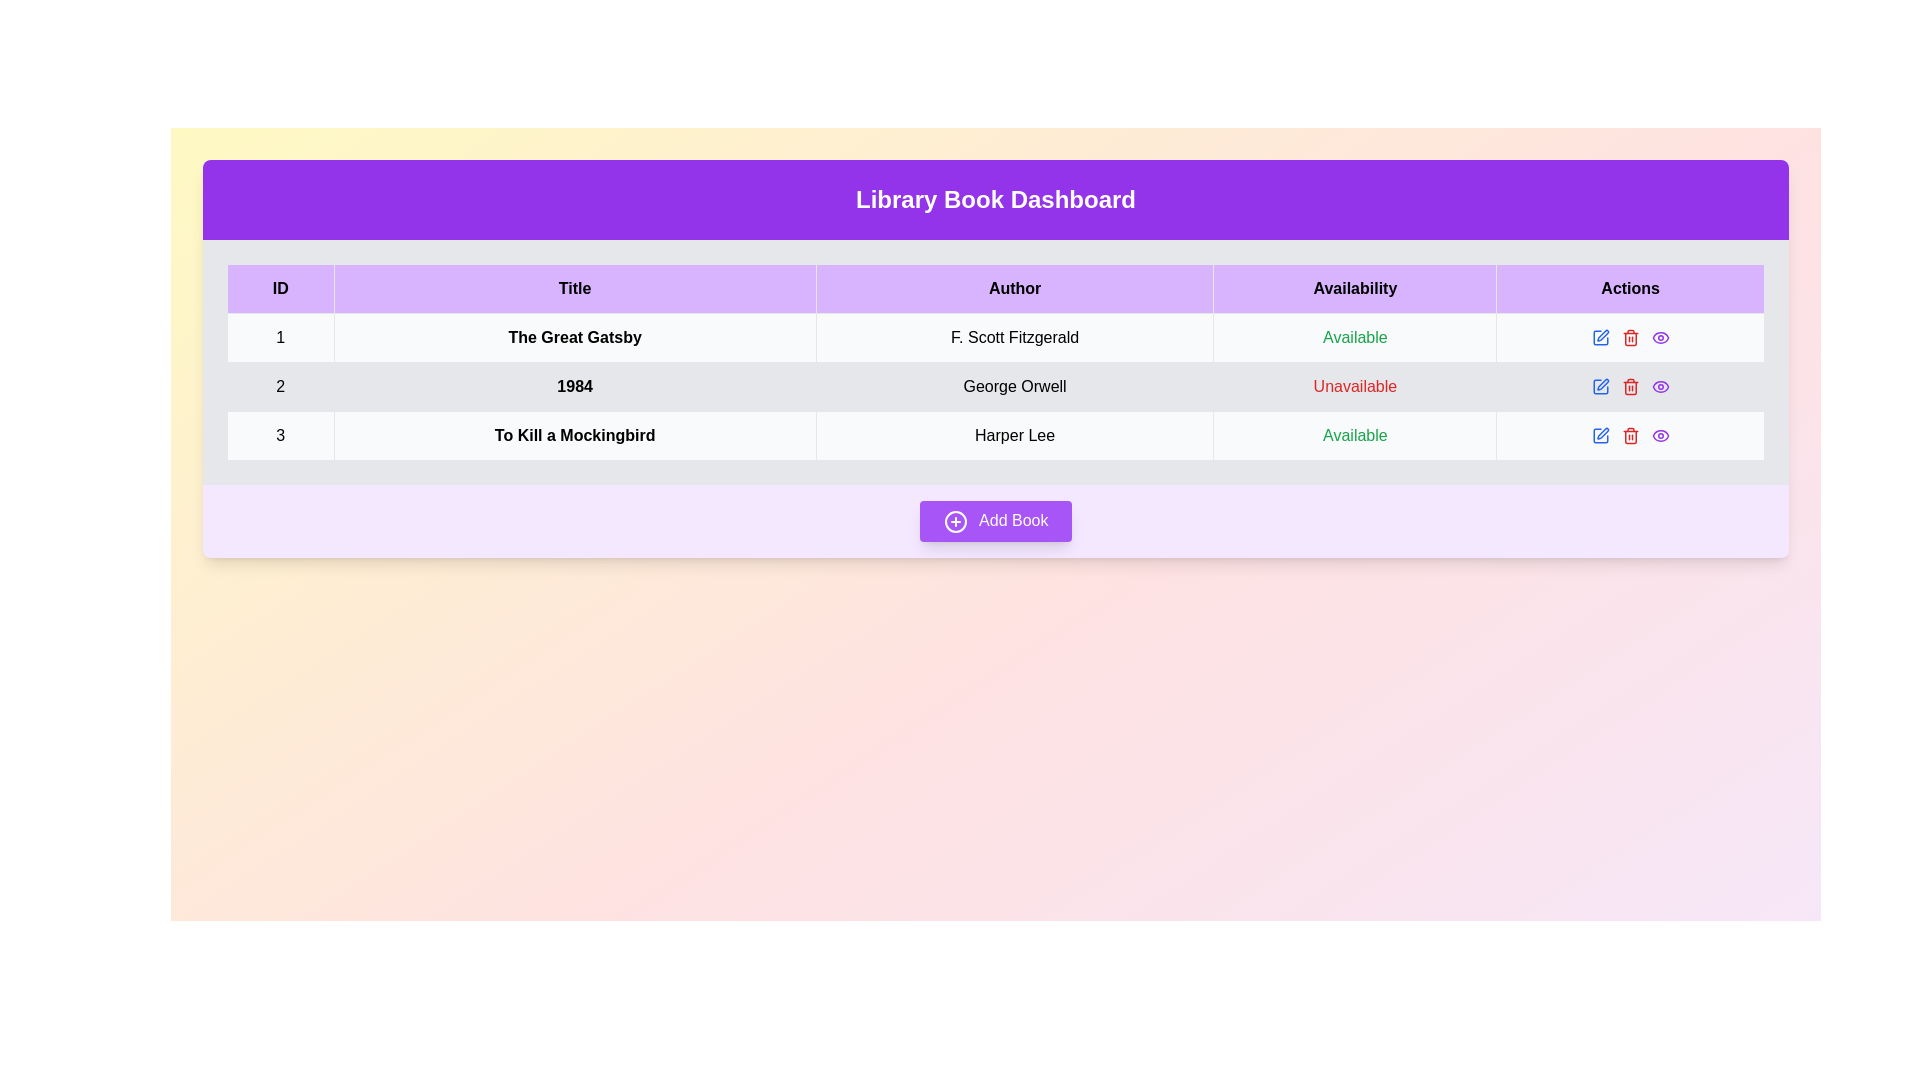 Image resolution: width=1920 pixels, height=1080 pixels. Describe the element at coordinates (1630, 434) in the screenshot. I see `the edit icon located in the 'Actions' column of the last row in the table for the book 'To Kill a Mockingbird' to modify the entry` at that location.